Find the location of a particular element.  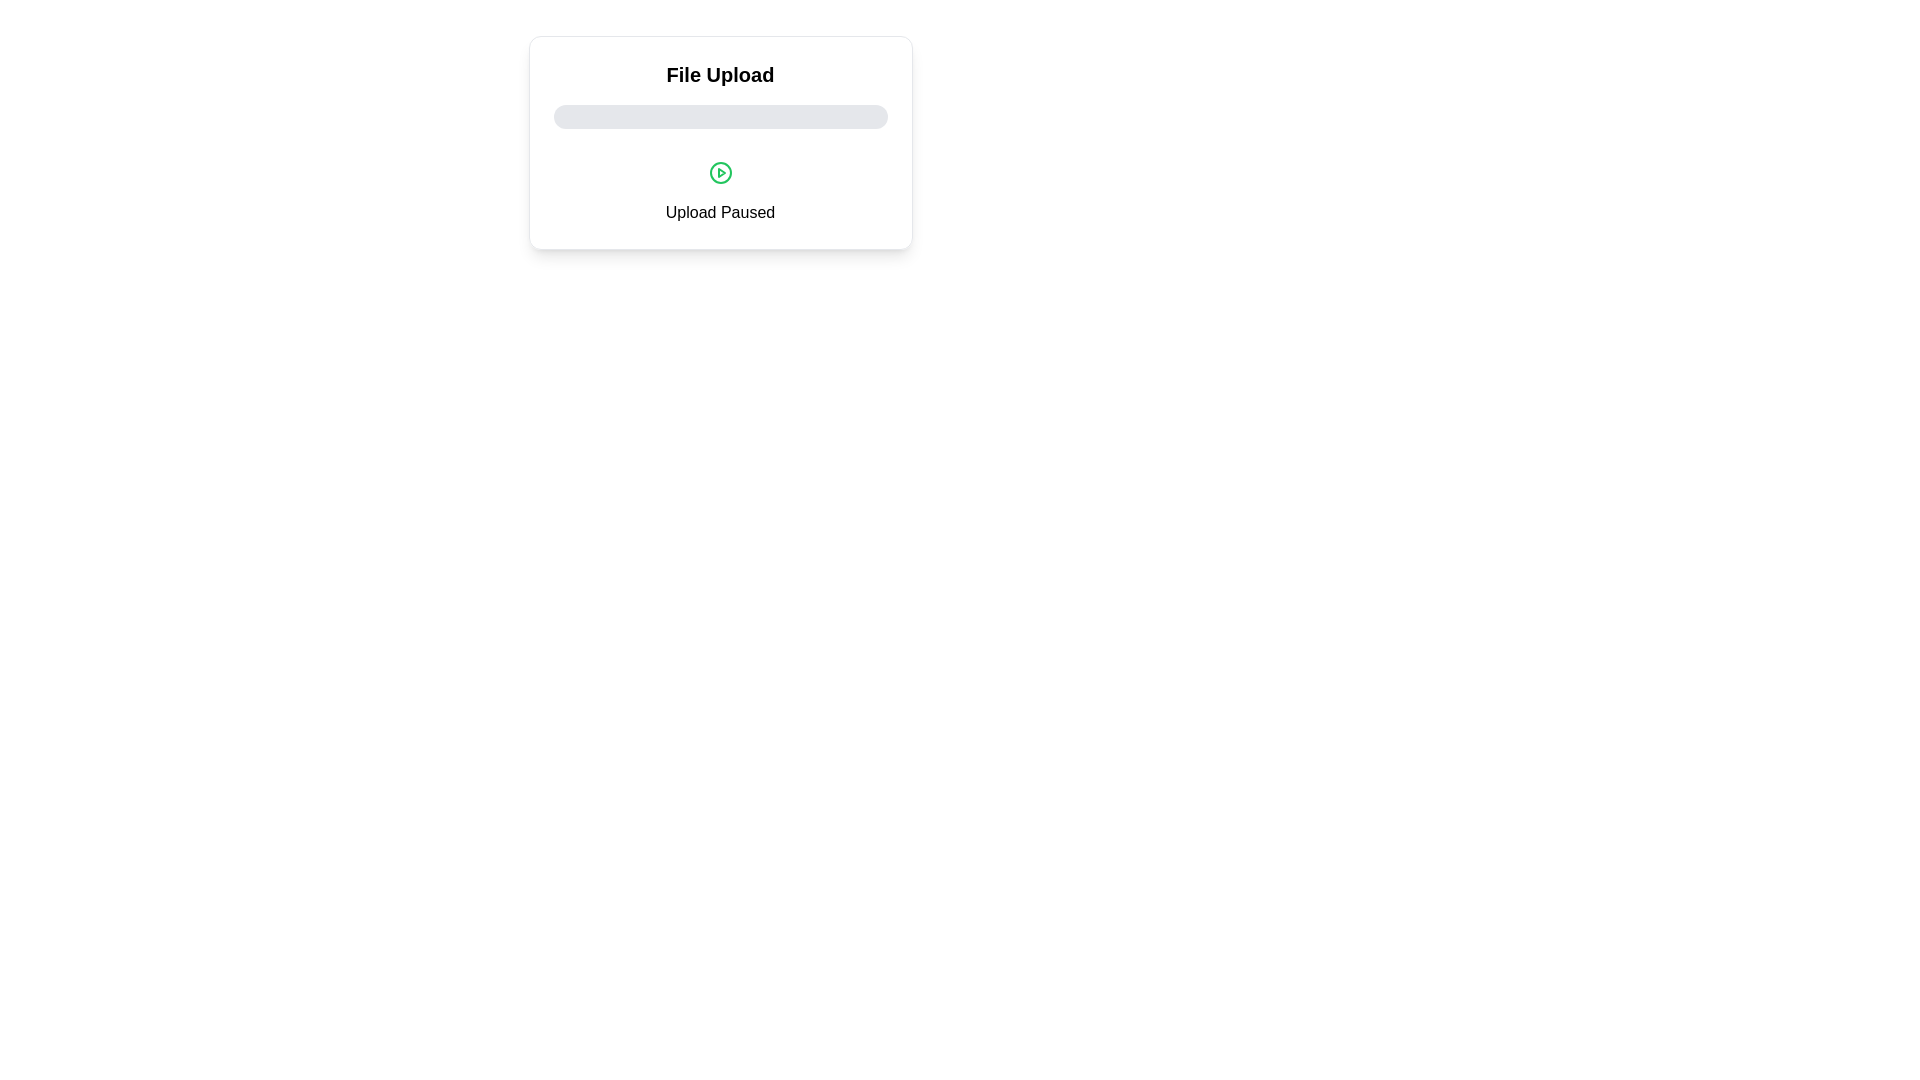

the progress bar located below the title 'File Upload' and above the circular play button, which visually indicates the completion status of a file upload is located at coordinates (720, 116).